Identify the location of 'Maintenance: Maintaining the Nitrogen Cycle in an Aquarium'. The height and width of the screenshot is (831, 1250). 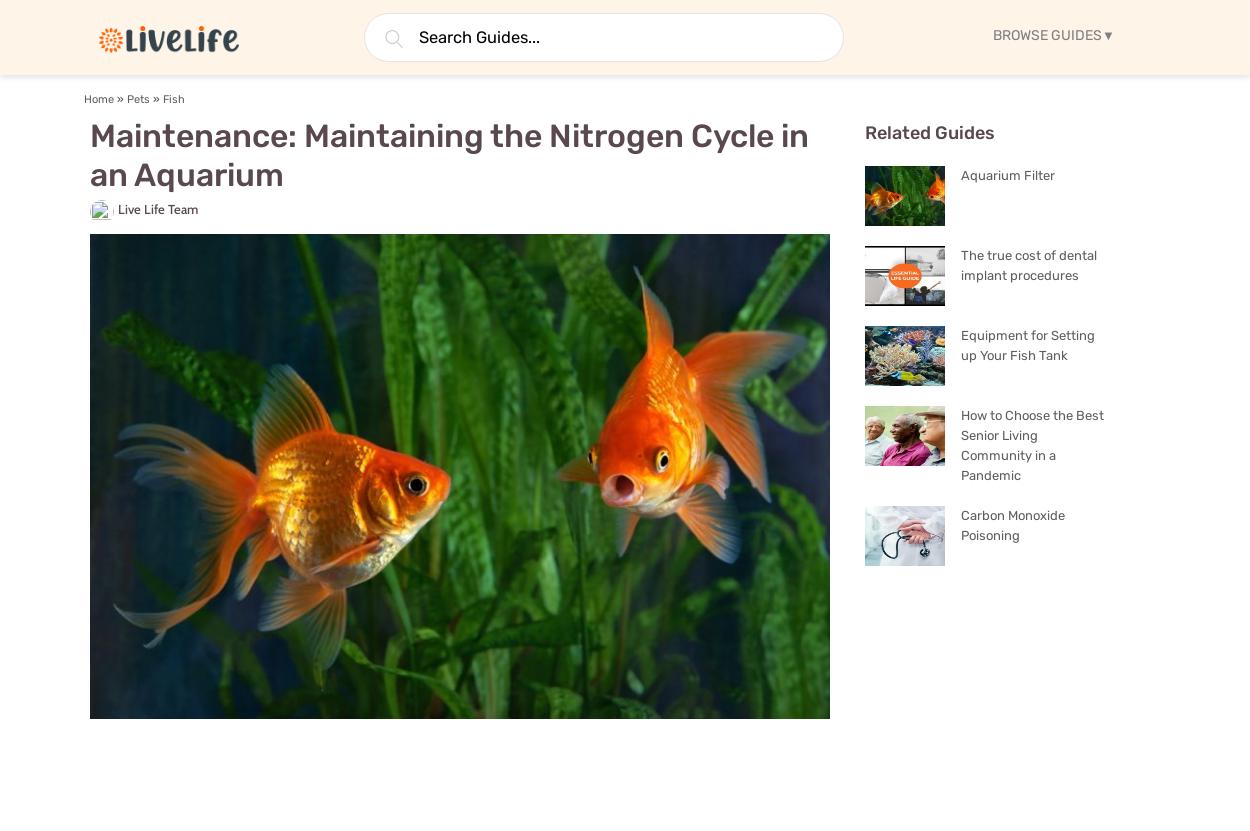
(448, 153).